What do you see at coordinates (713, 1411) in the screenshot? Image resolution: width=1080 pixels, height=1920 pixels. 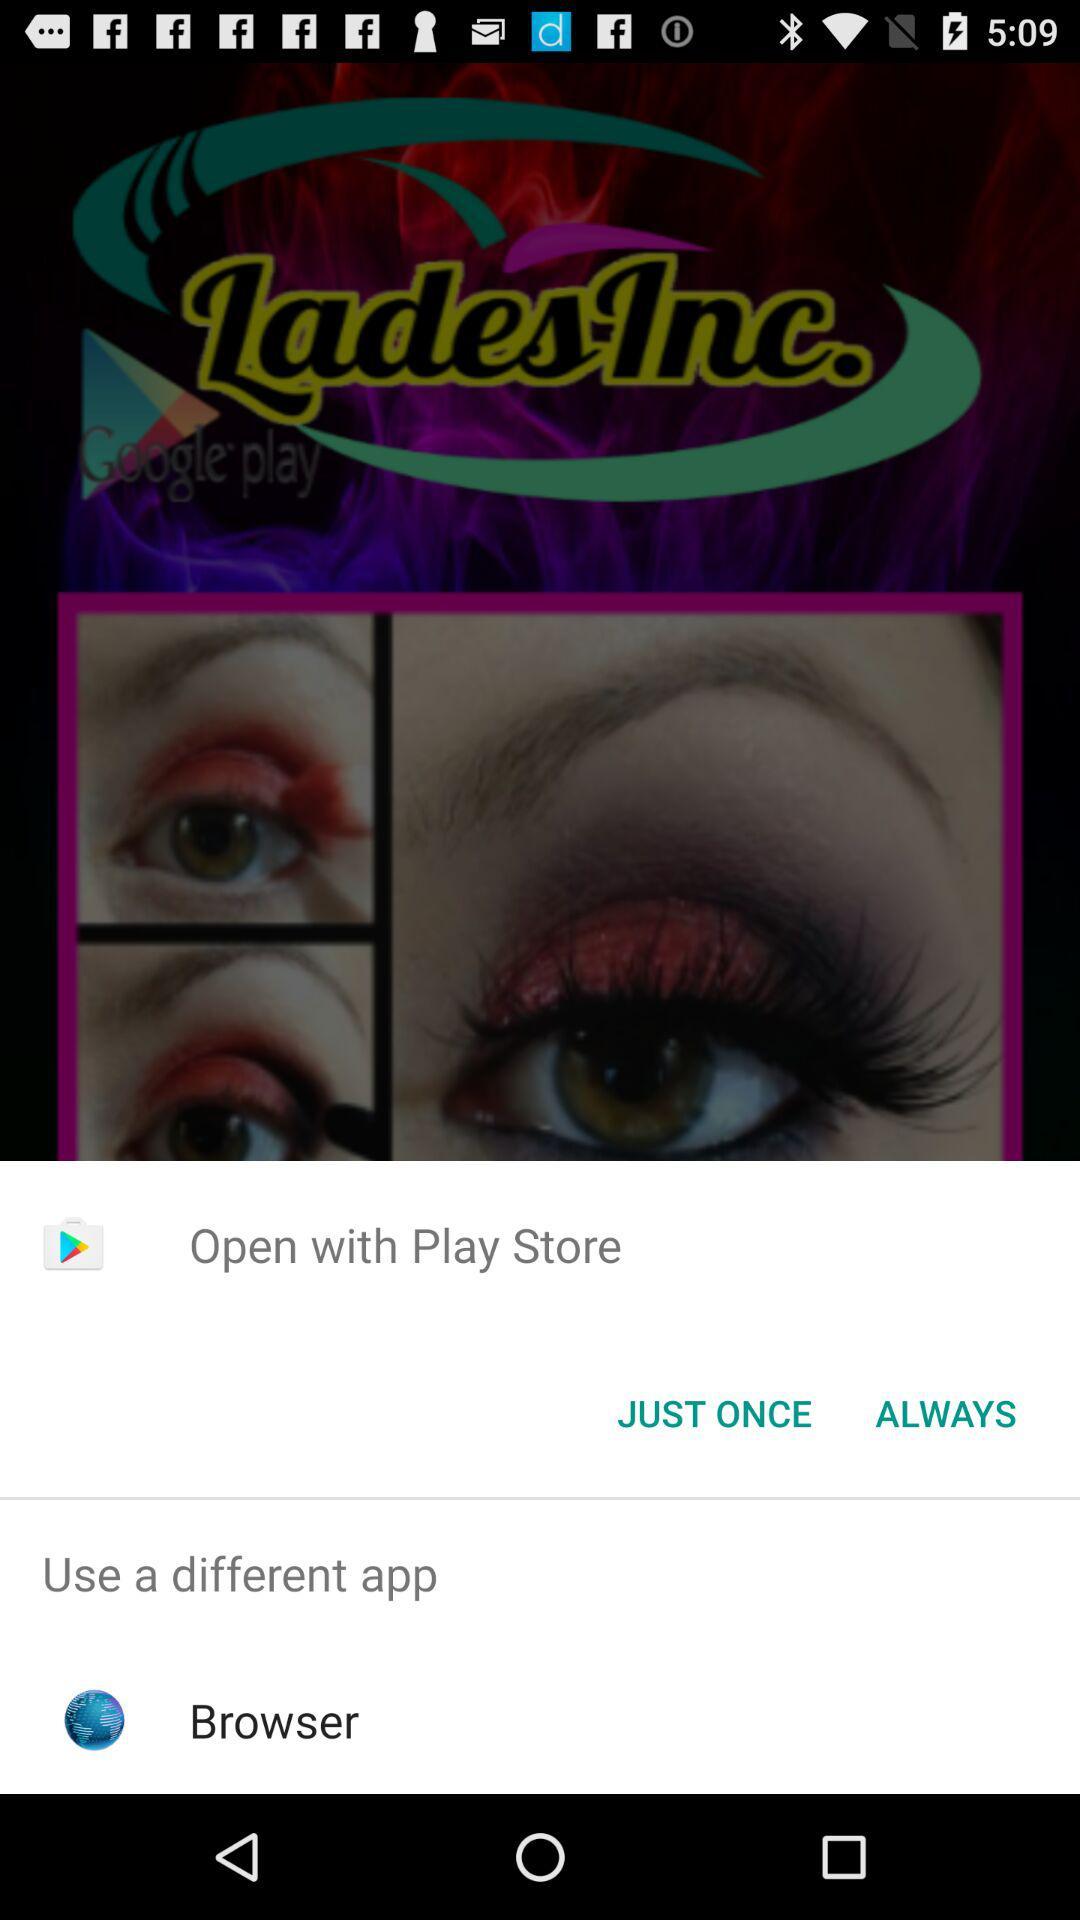 I see `icon next to the always icon` at bounding box center [713, 1411].